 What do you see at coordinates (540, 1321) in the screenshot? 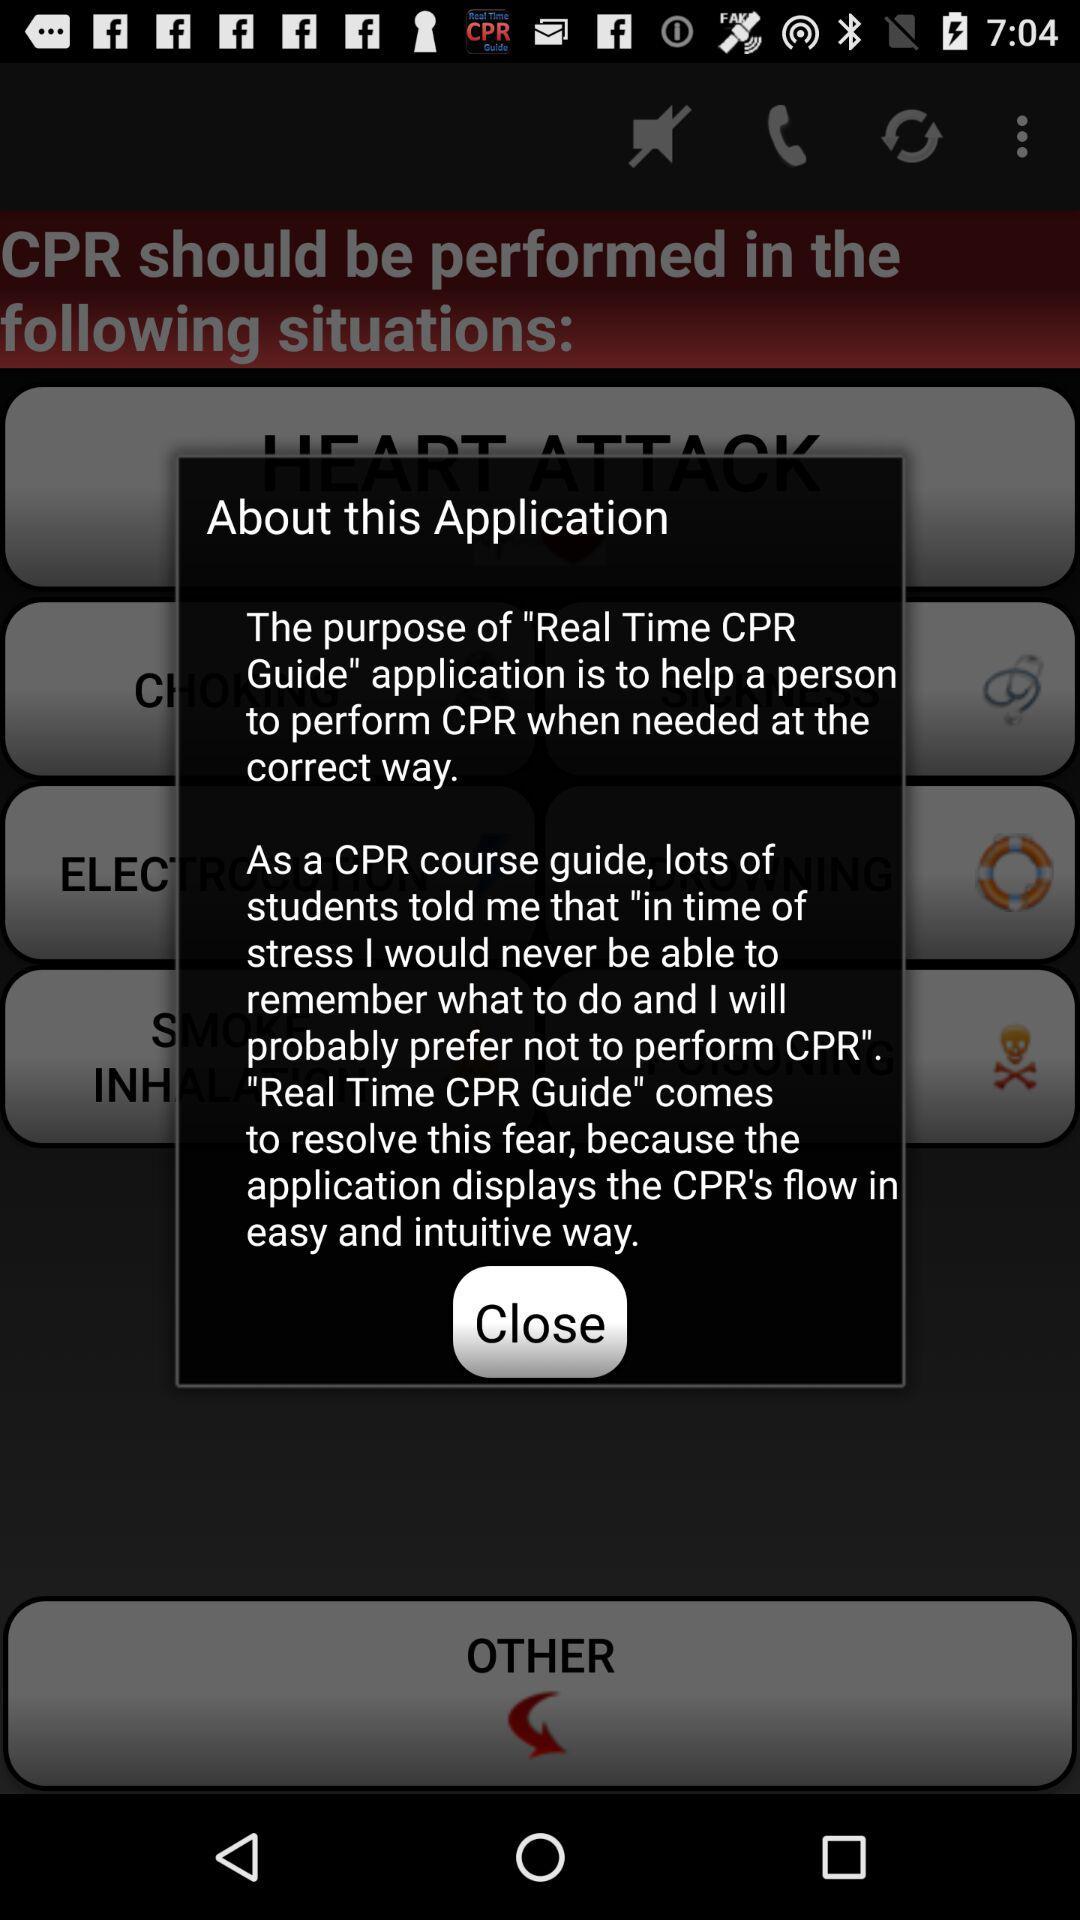
I see `the app below the purpose of icon` at bounding box center [540, 1321].